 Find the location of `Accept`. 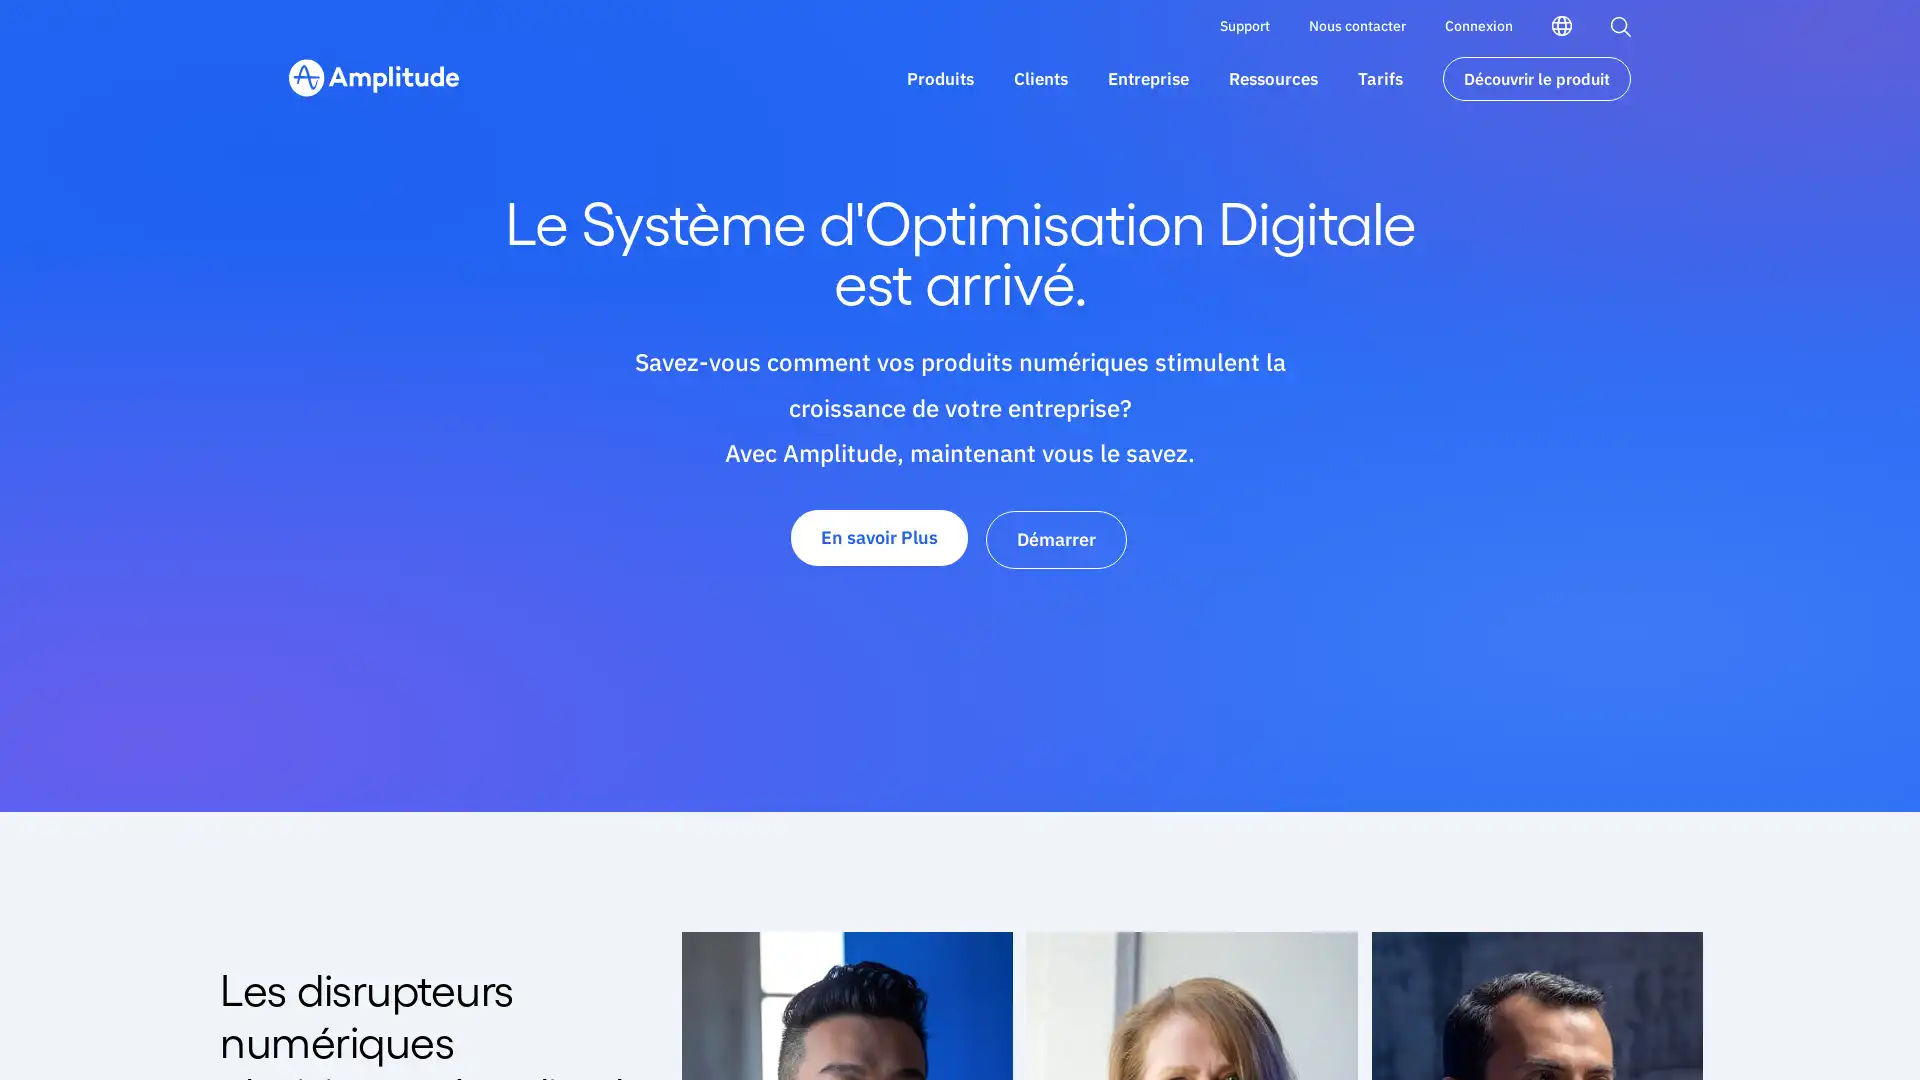

Accept is located at coordinates (1354, 1017).